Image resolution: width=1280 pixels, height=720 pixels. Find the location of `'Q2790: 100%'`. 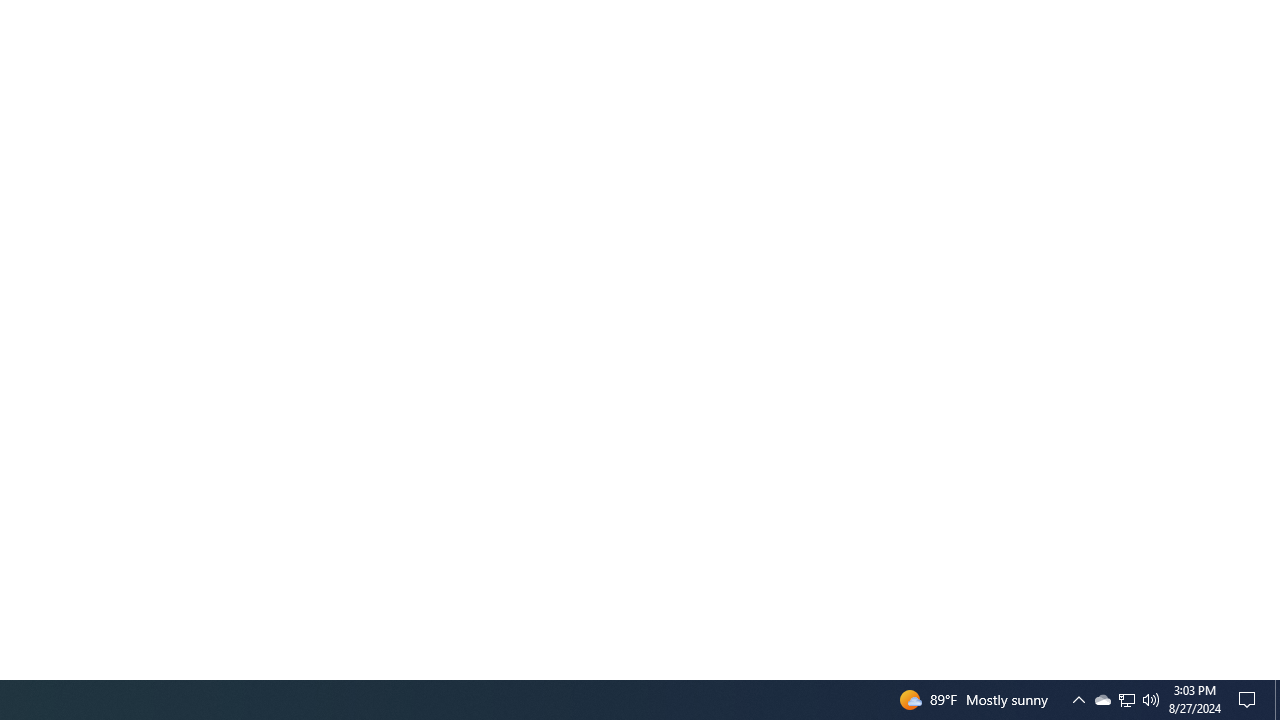

'Q2790: 100%' is located at coordinates (1101, 698).